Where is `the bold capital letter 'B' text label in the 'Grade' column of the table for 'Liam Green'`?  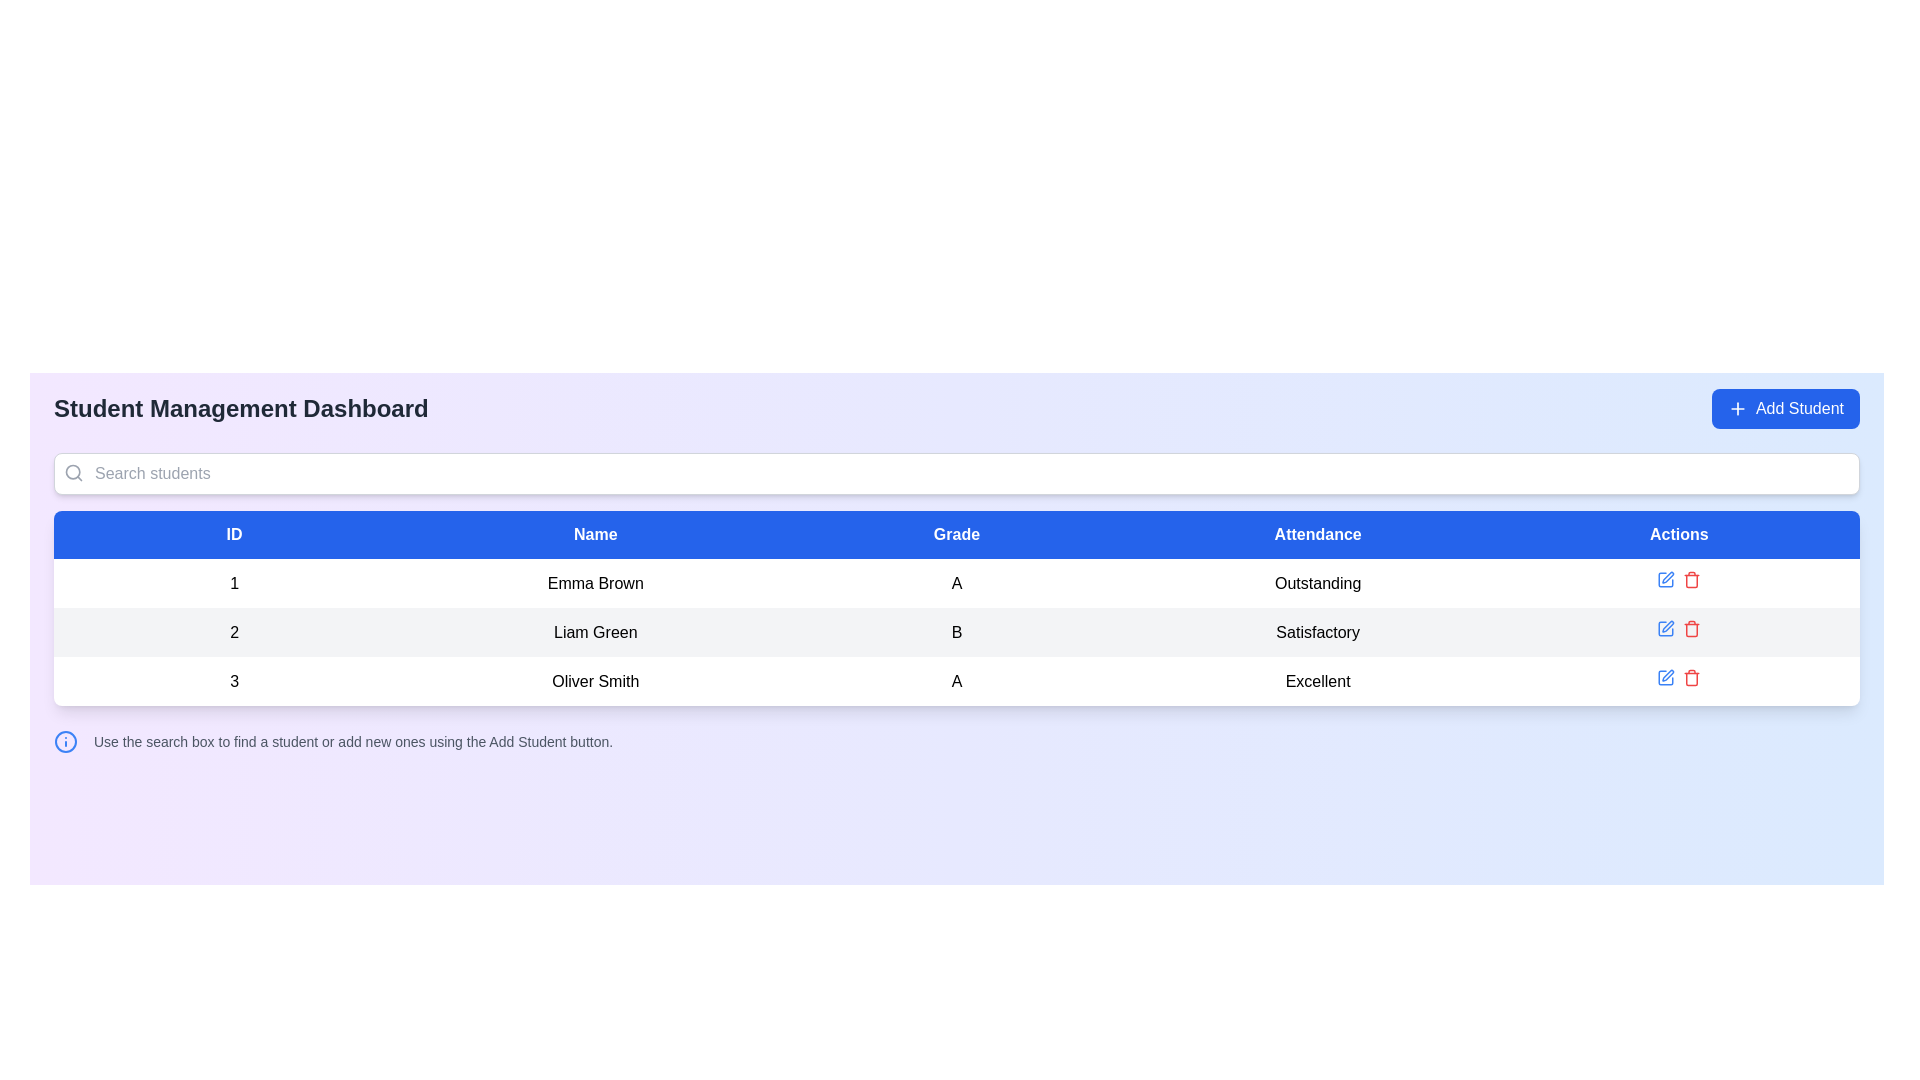
the bold capital letter 'B' text label in the 'Grade' column of the table for 'Liam Green' is located at coordinates (955, 632).